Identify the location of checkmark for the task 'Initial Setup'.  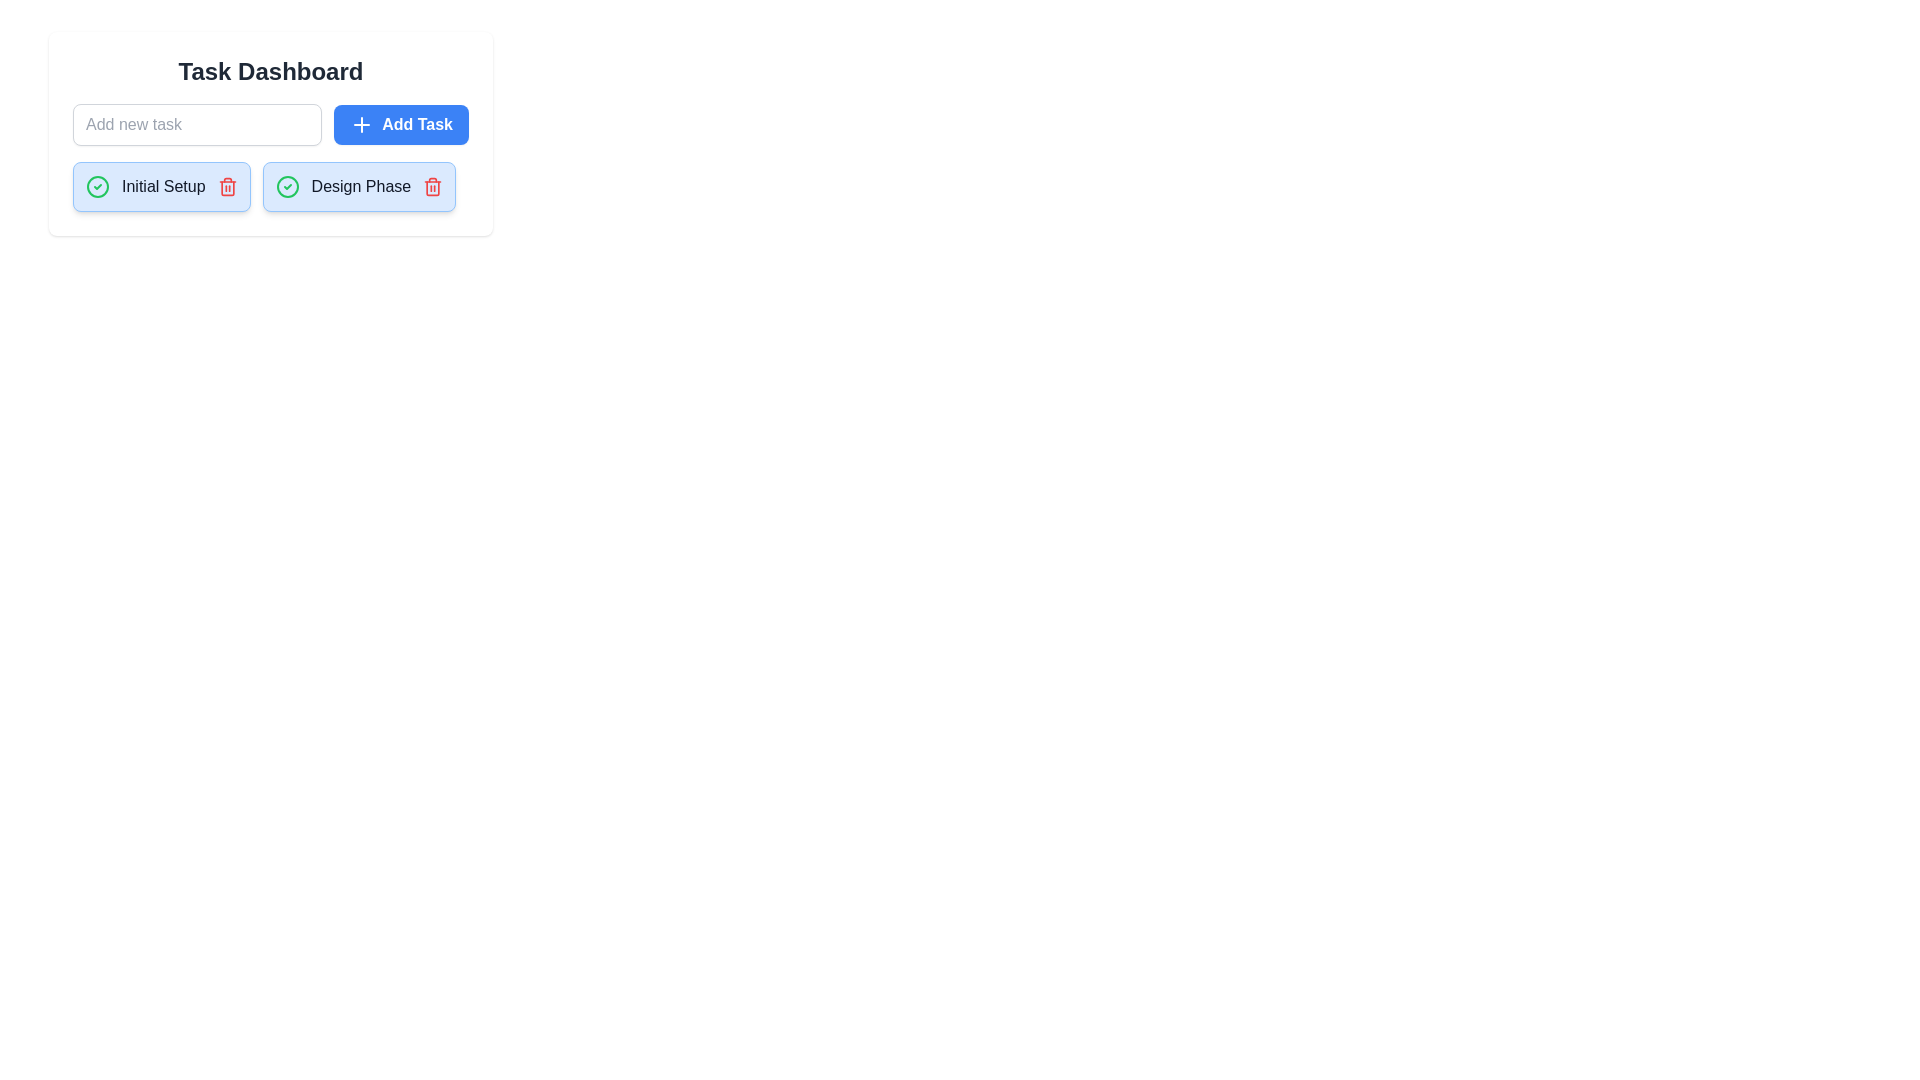
(96, 186).